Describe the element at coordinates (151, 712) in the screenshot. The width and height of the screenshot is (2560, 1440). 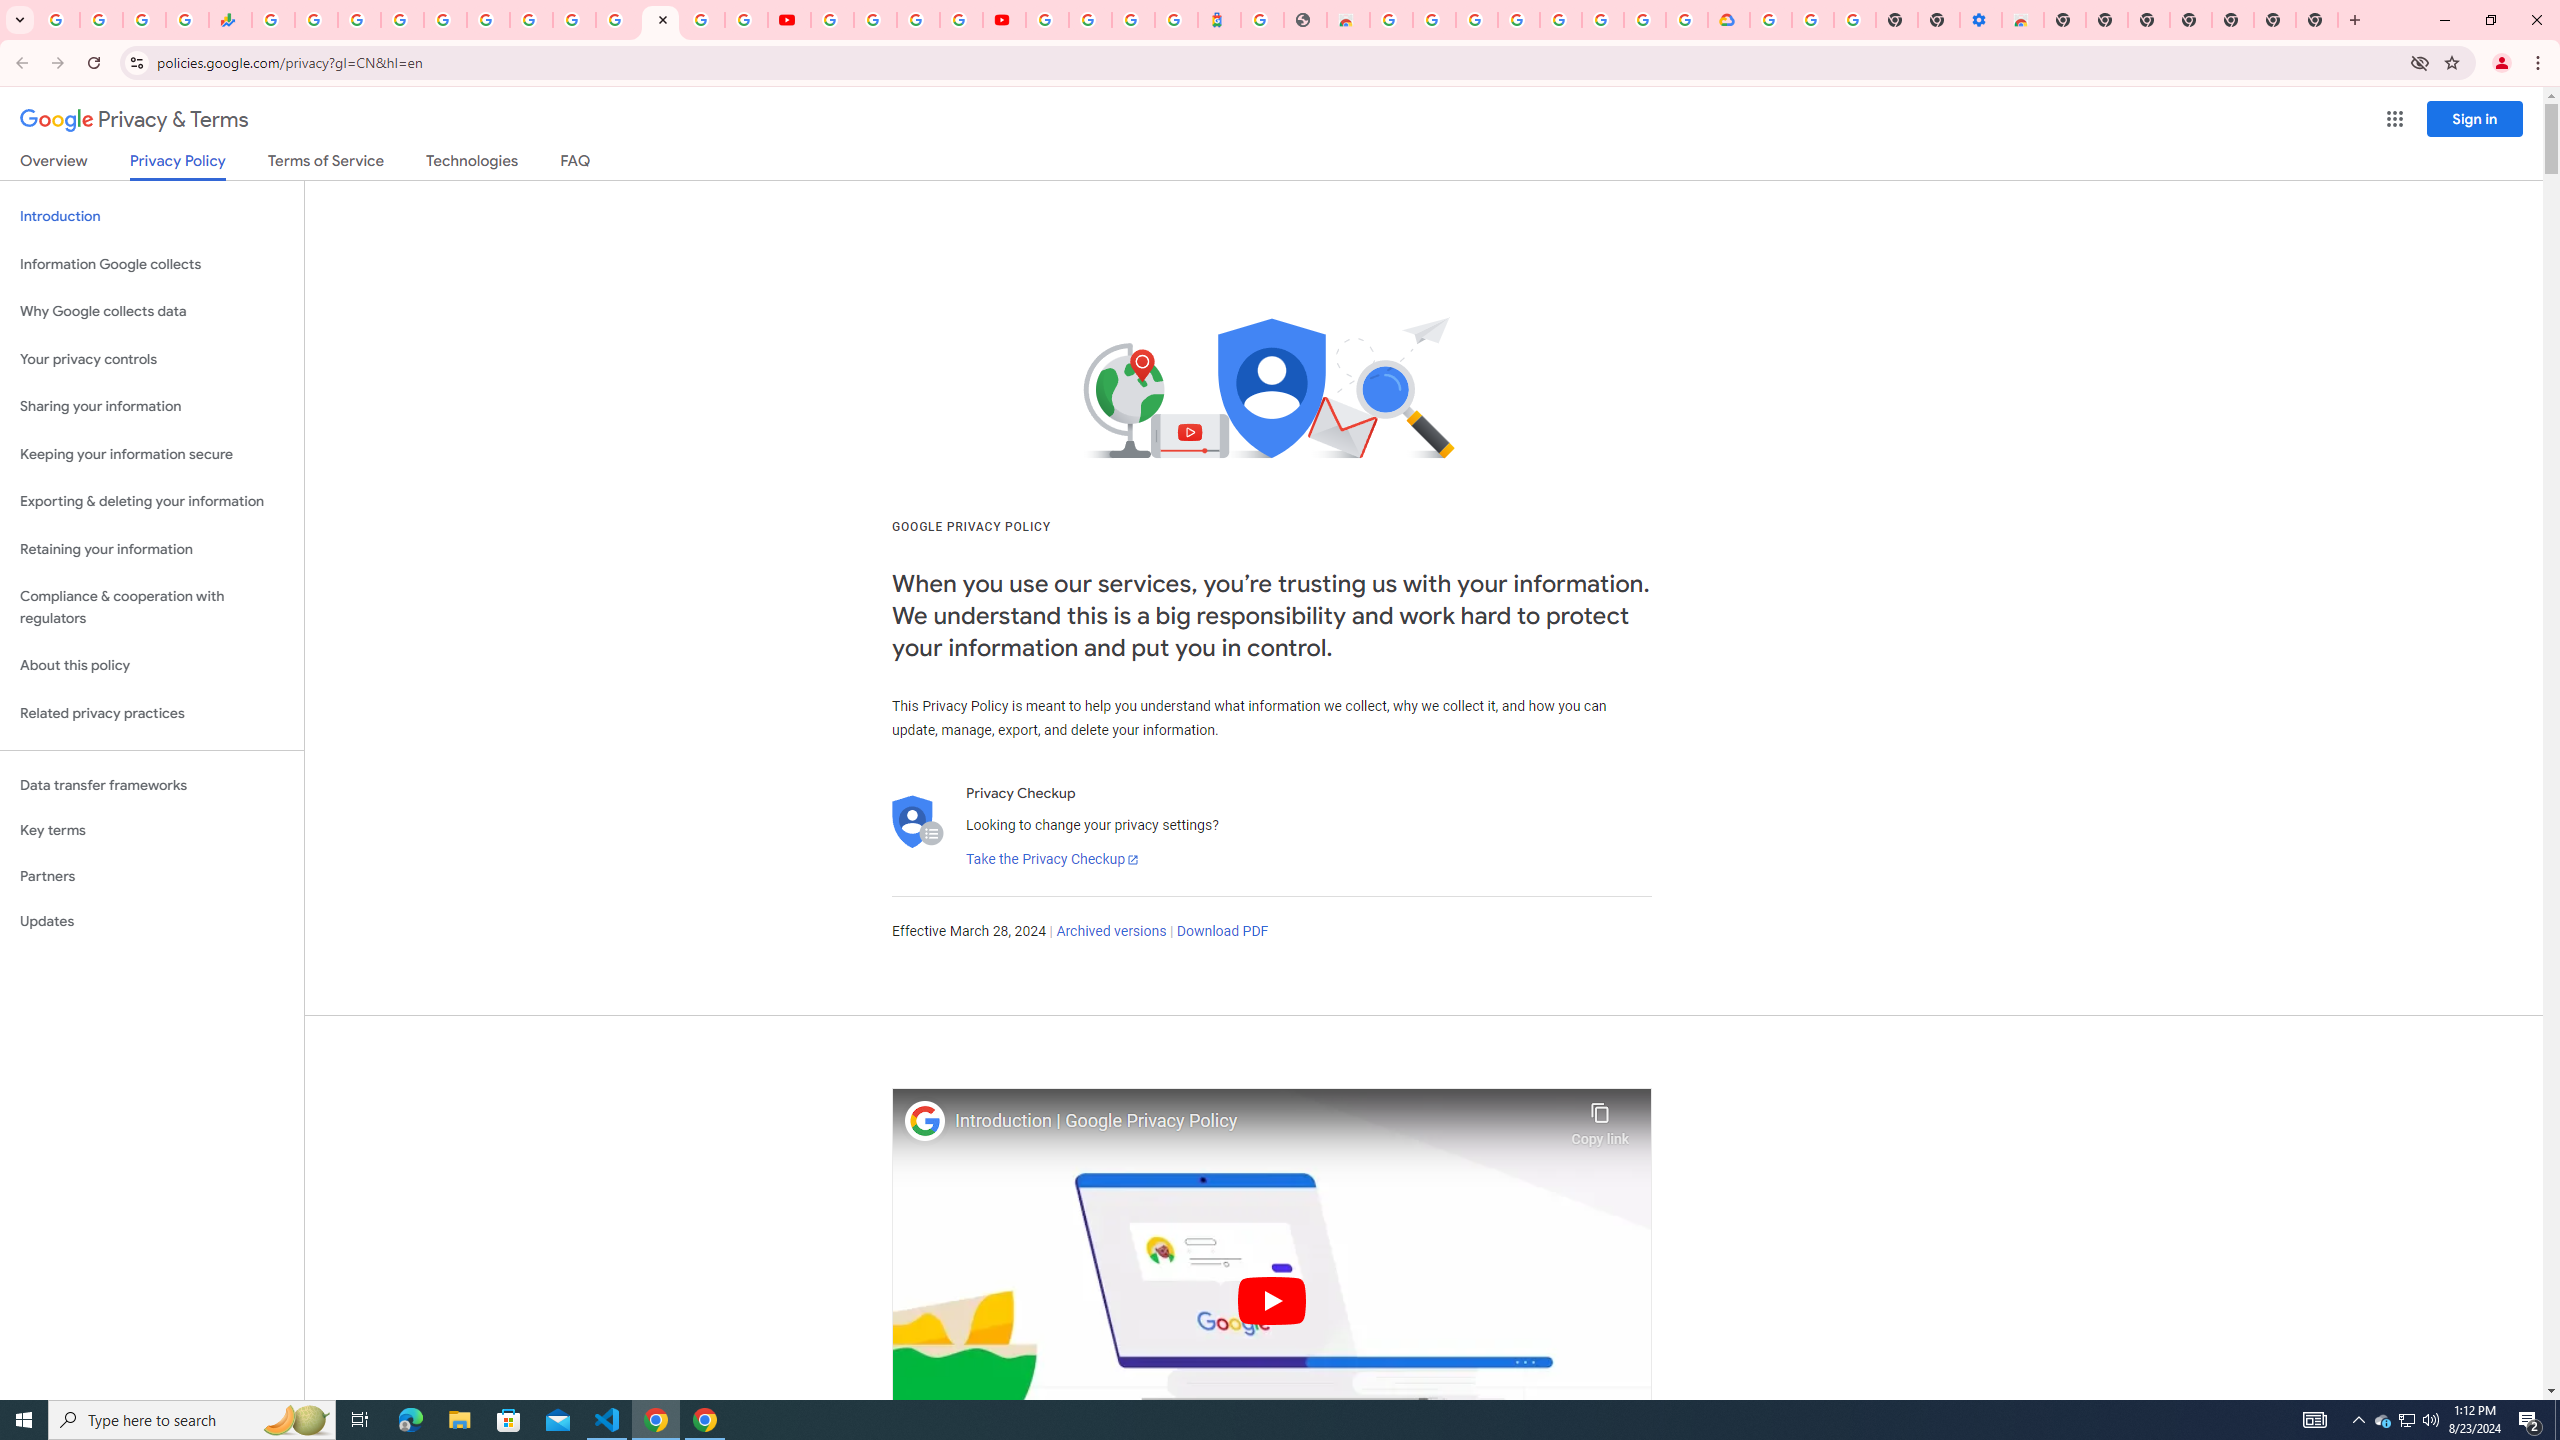
I see `'Related privacy practices'` at that location.